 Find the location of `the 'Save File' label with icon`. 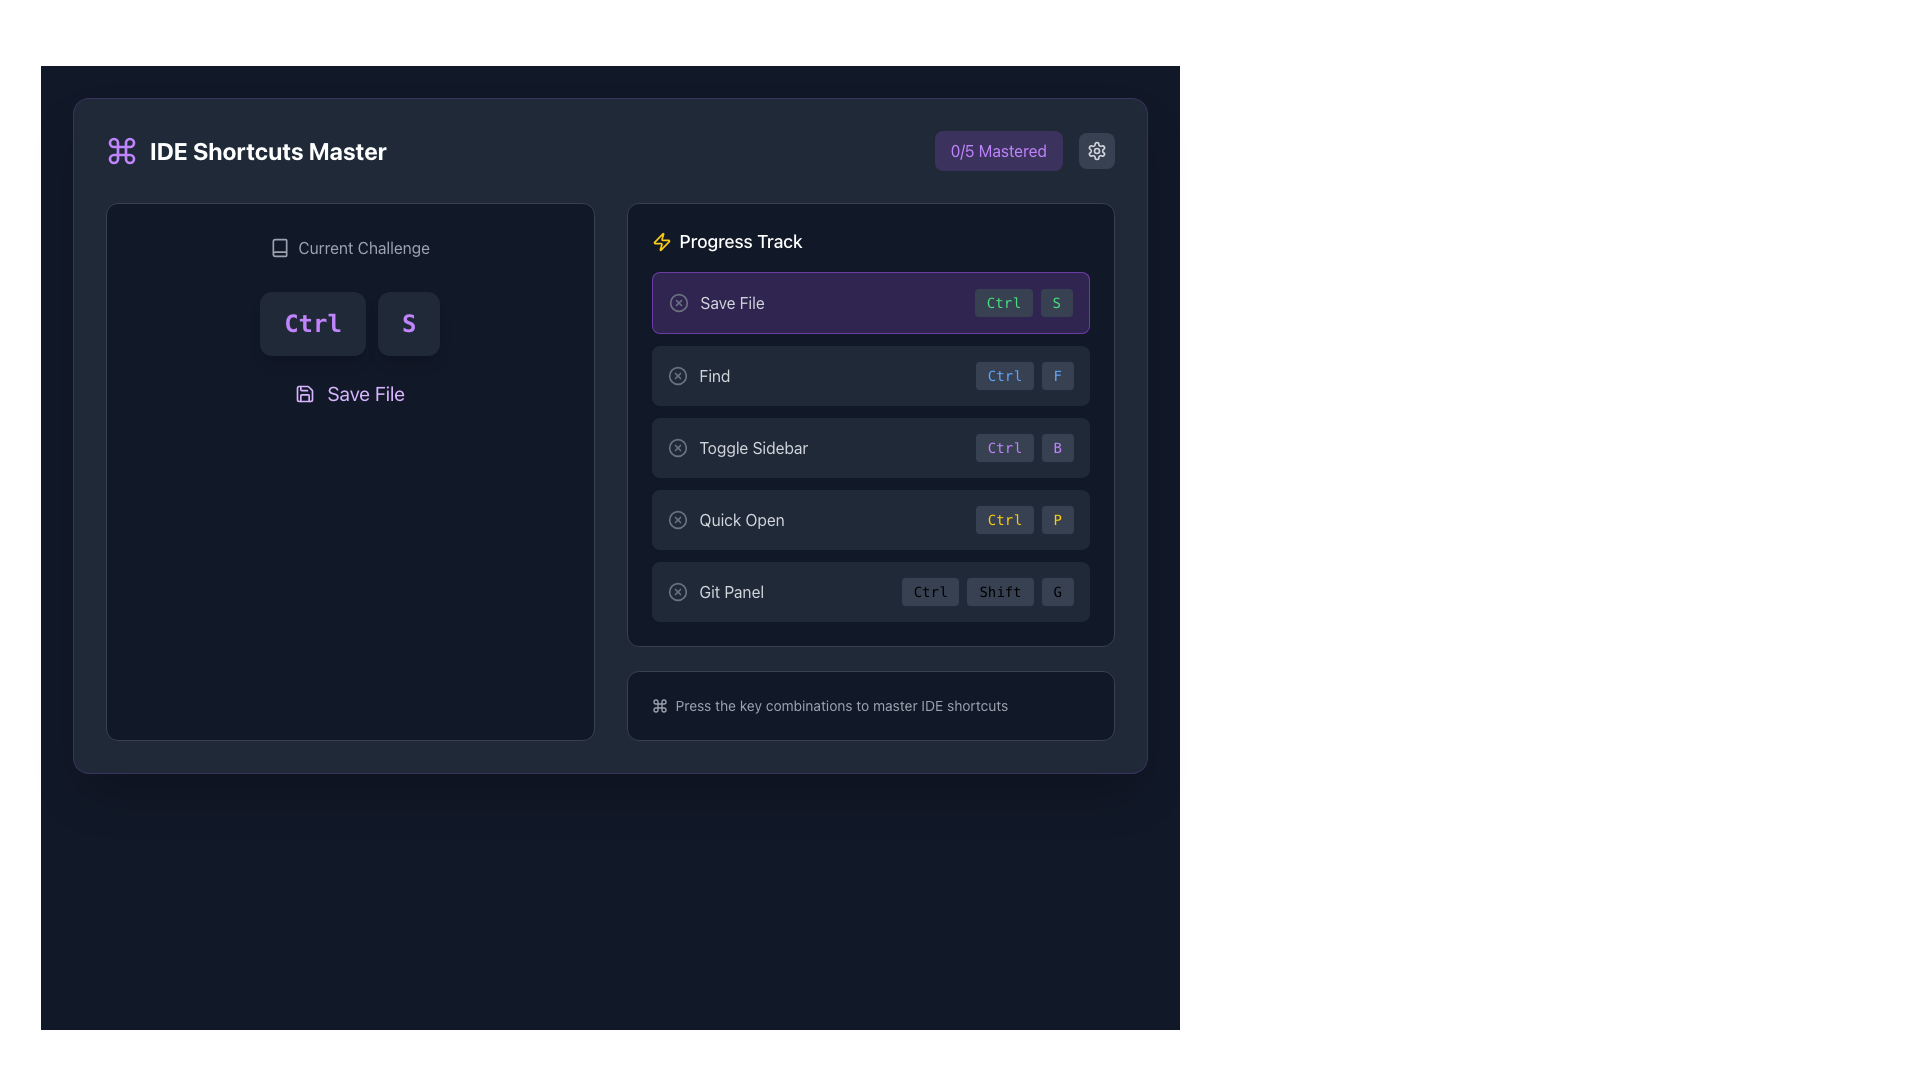

the 'Save File' label with icon is located at coordinates (350, 393).